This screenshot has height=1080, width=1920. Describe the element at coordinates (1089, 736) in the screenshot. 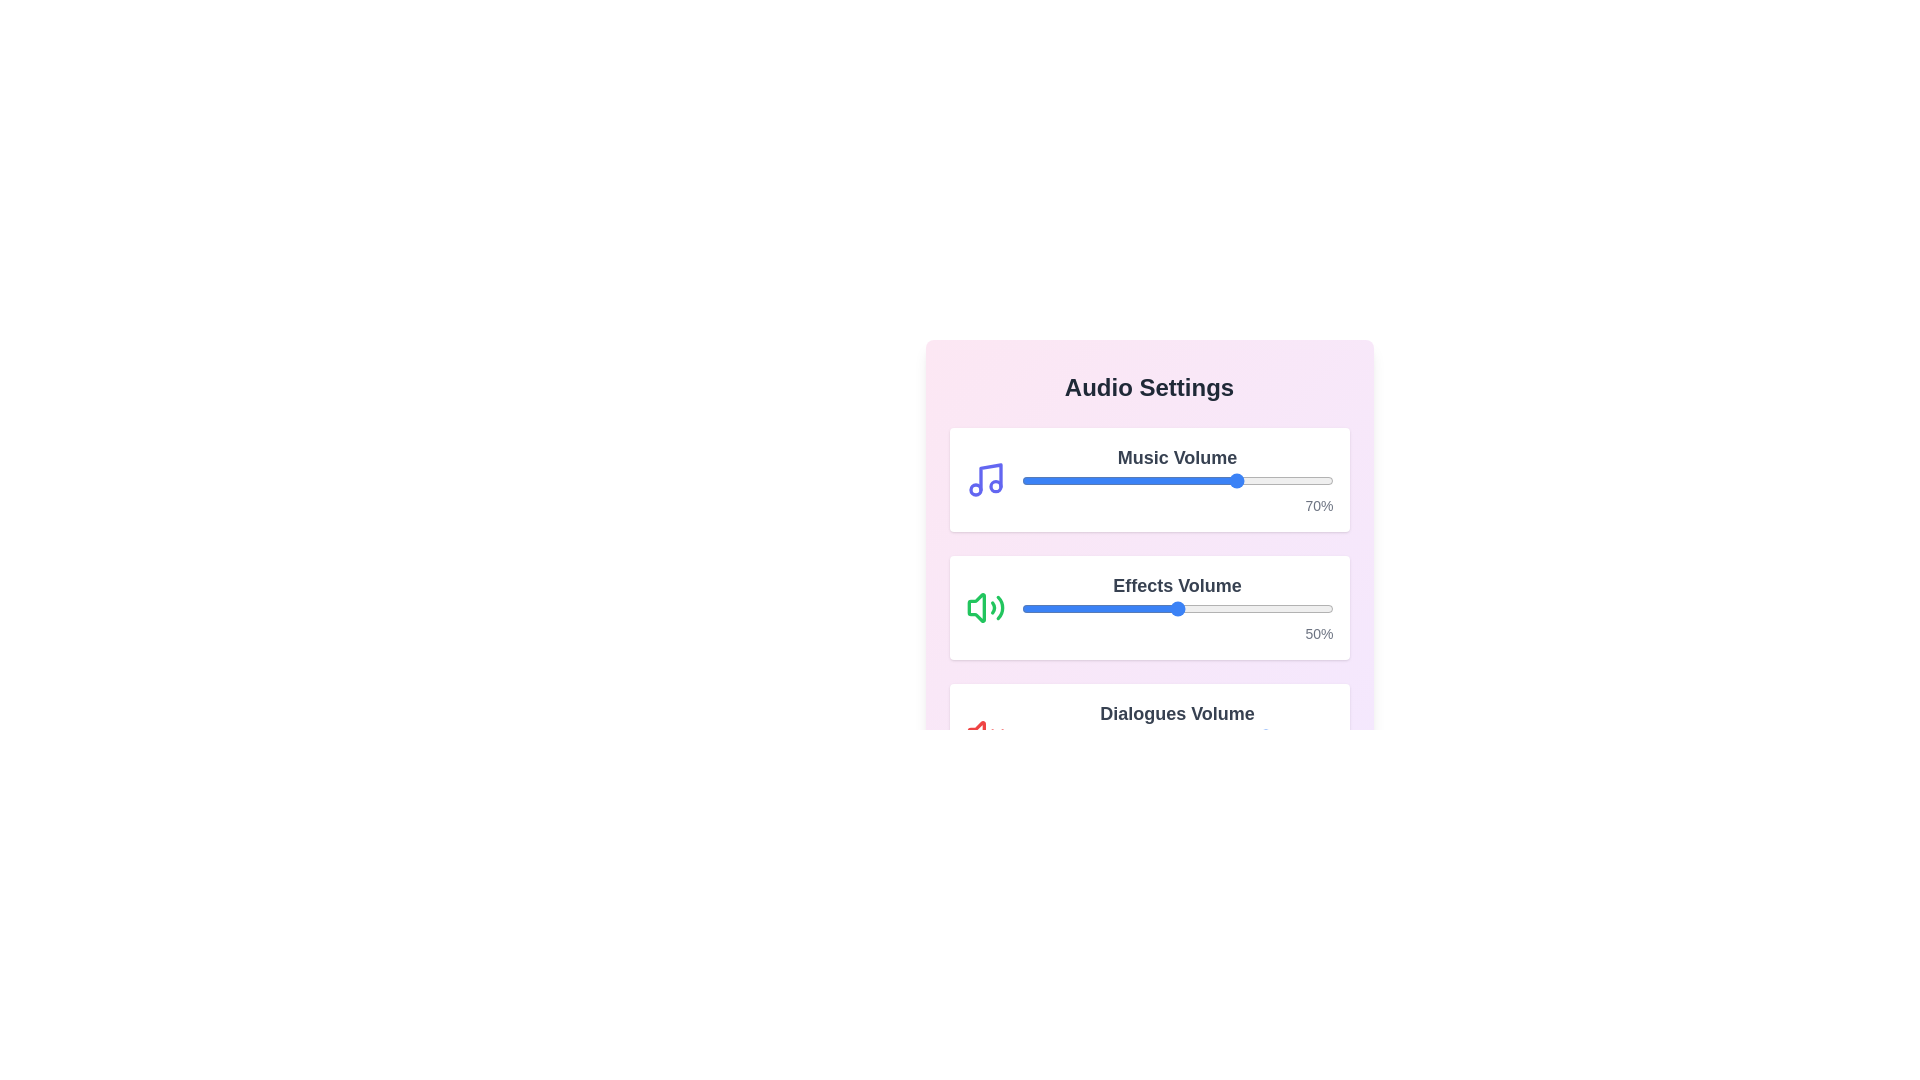

I see `the Dialogues Volume slider to 22%` at that location.